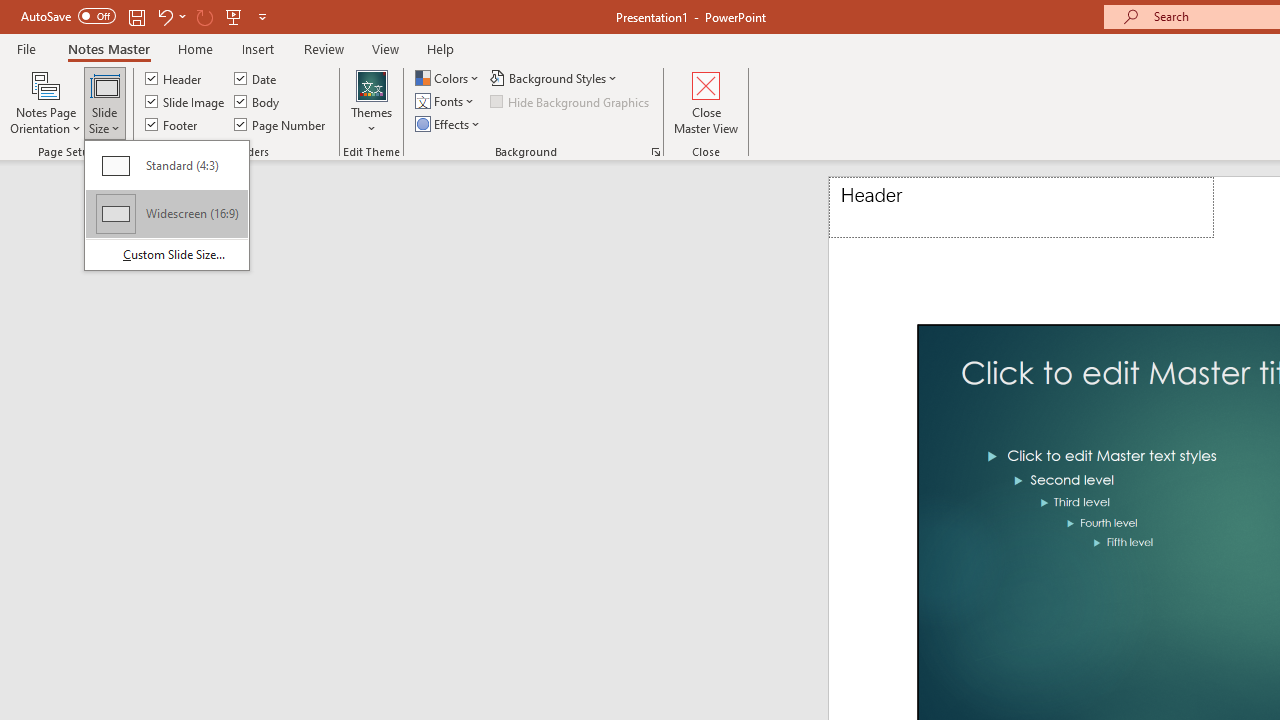 The width and height of the screenshot is (1280, 720). What do you see at coordinates (172, 124) in the screenshot?
I see `'Footer'` at bounding box center [172, 124].